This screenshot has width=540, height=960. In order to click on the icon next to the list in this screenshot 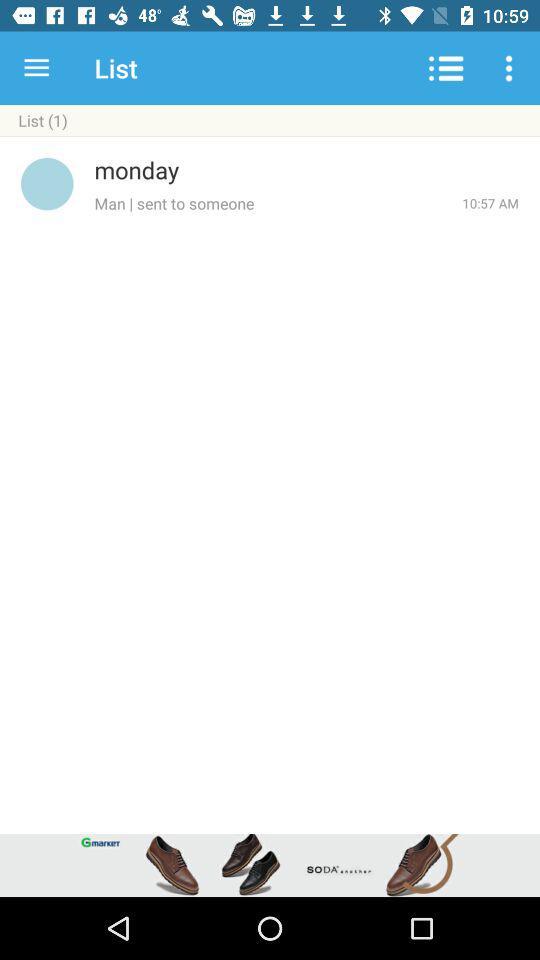, I will do `click(36, 68)`.